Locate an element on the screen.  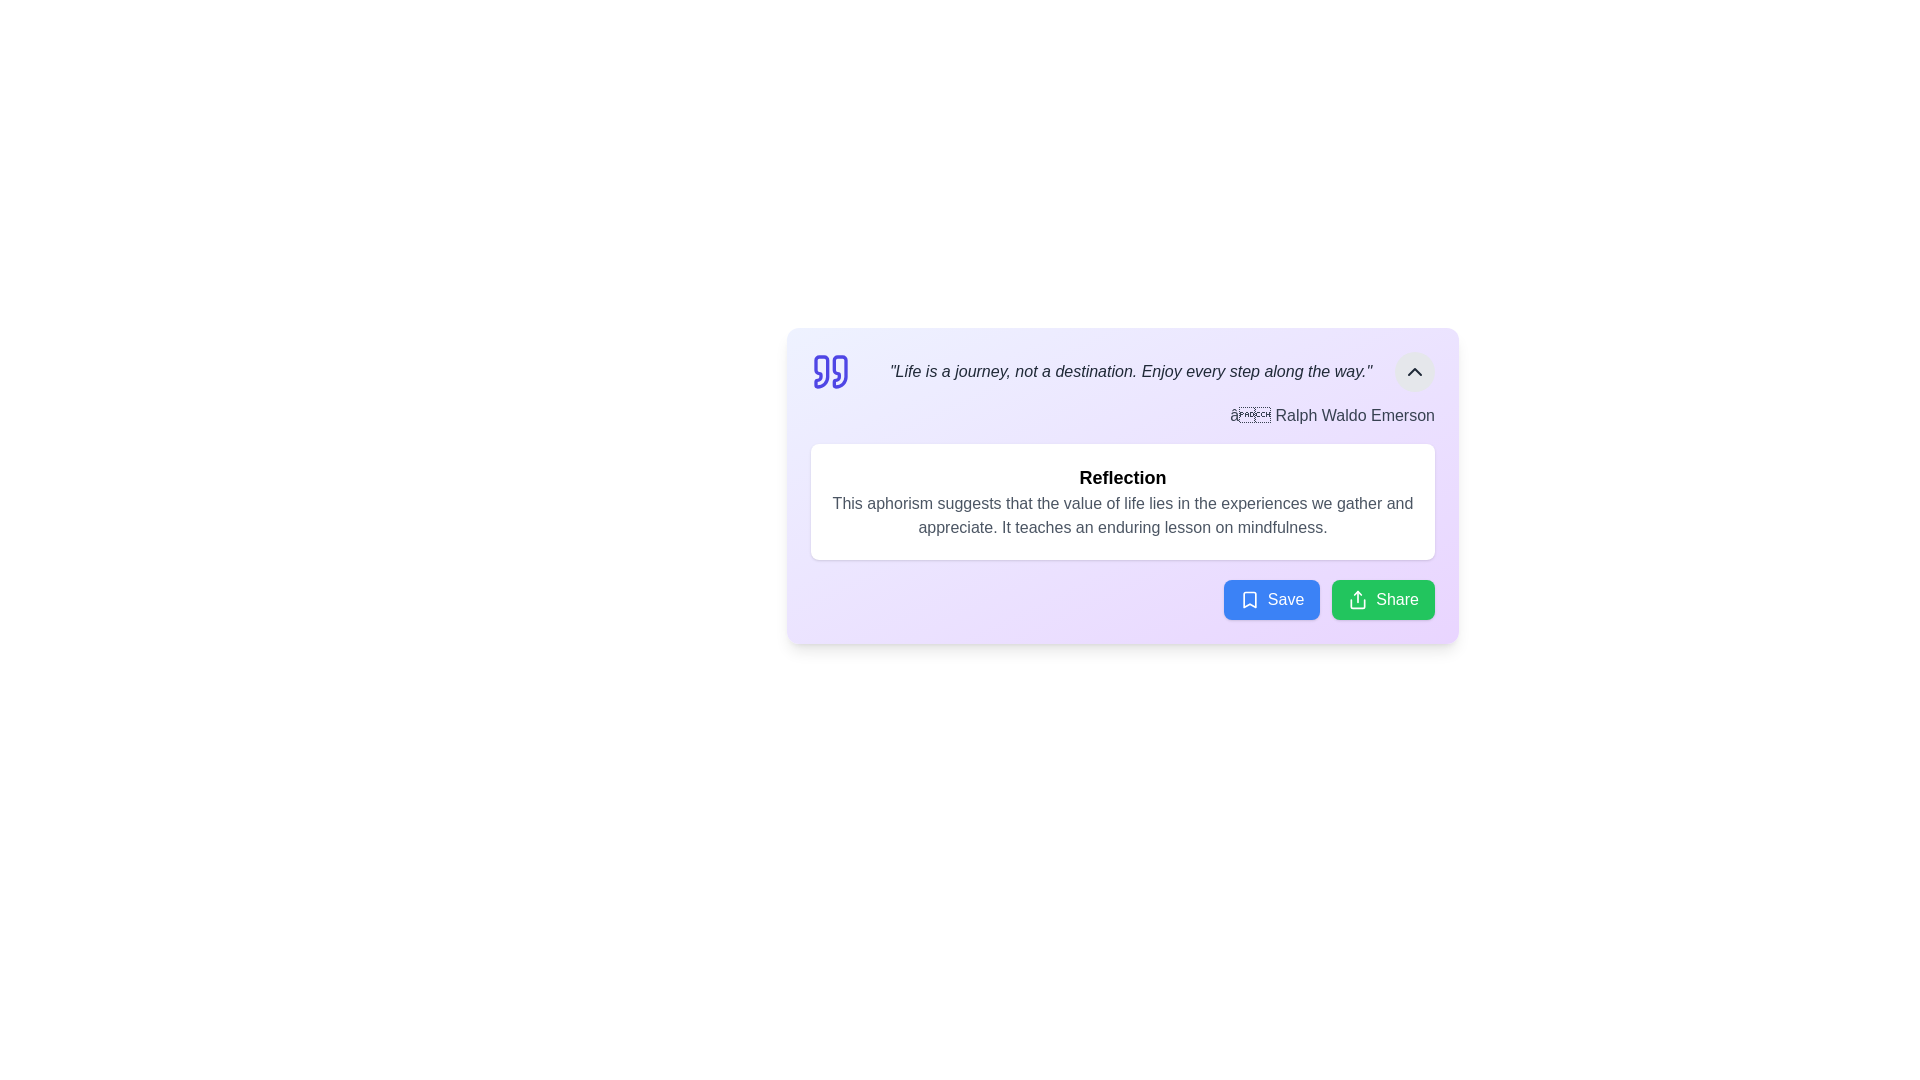
the decorative 'Save' icon located to the left of the text 'Save' within the blue button at the bottom center of the widget is located at coordinates (1248, 599).